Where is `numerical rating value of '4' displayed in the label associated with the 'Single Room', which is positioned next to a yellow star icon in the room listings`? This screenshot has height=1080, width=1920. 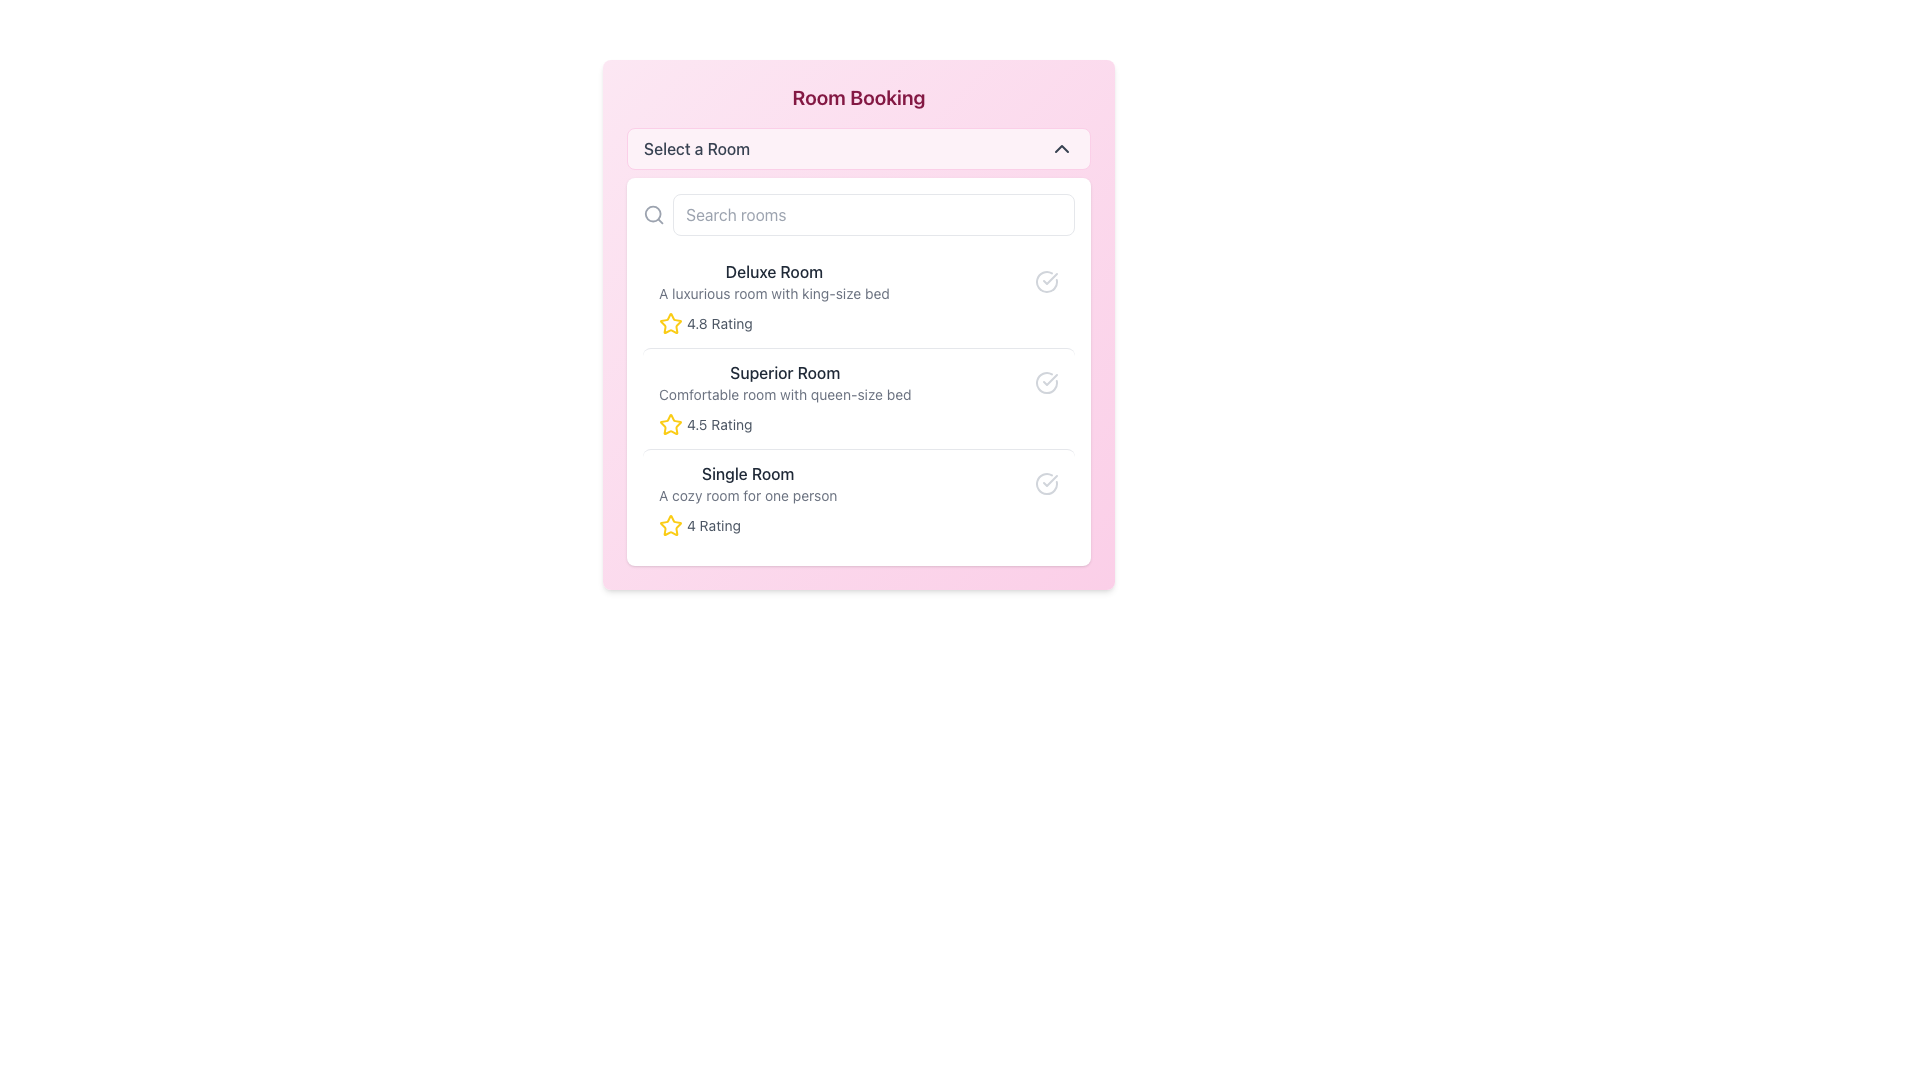 numerical rating value of '4' displayed in the label associated with the 'Single Room', which is positioned next to a yellow star icon in the room listings is located at coordinates (713, 524).